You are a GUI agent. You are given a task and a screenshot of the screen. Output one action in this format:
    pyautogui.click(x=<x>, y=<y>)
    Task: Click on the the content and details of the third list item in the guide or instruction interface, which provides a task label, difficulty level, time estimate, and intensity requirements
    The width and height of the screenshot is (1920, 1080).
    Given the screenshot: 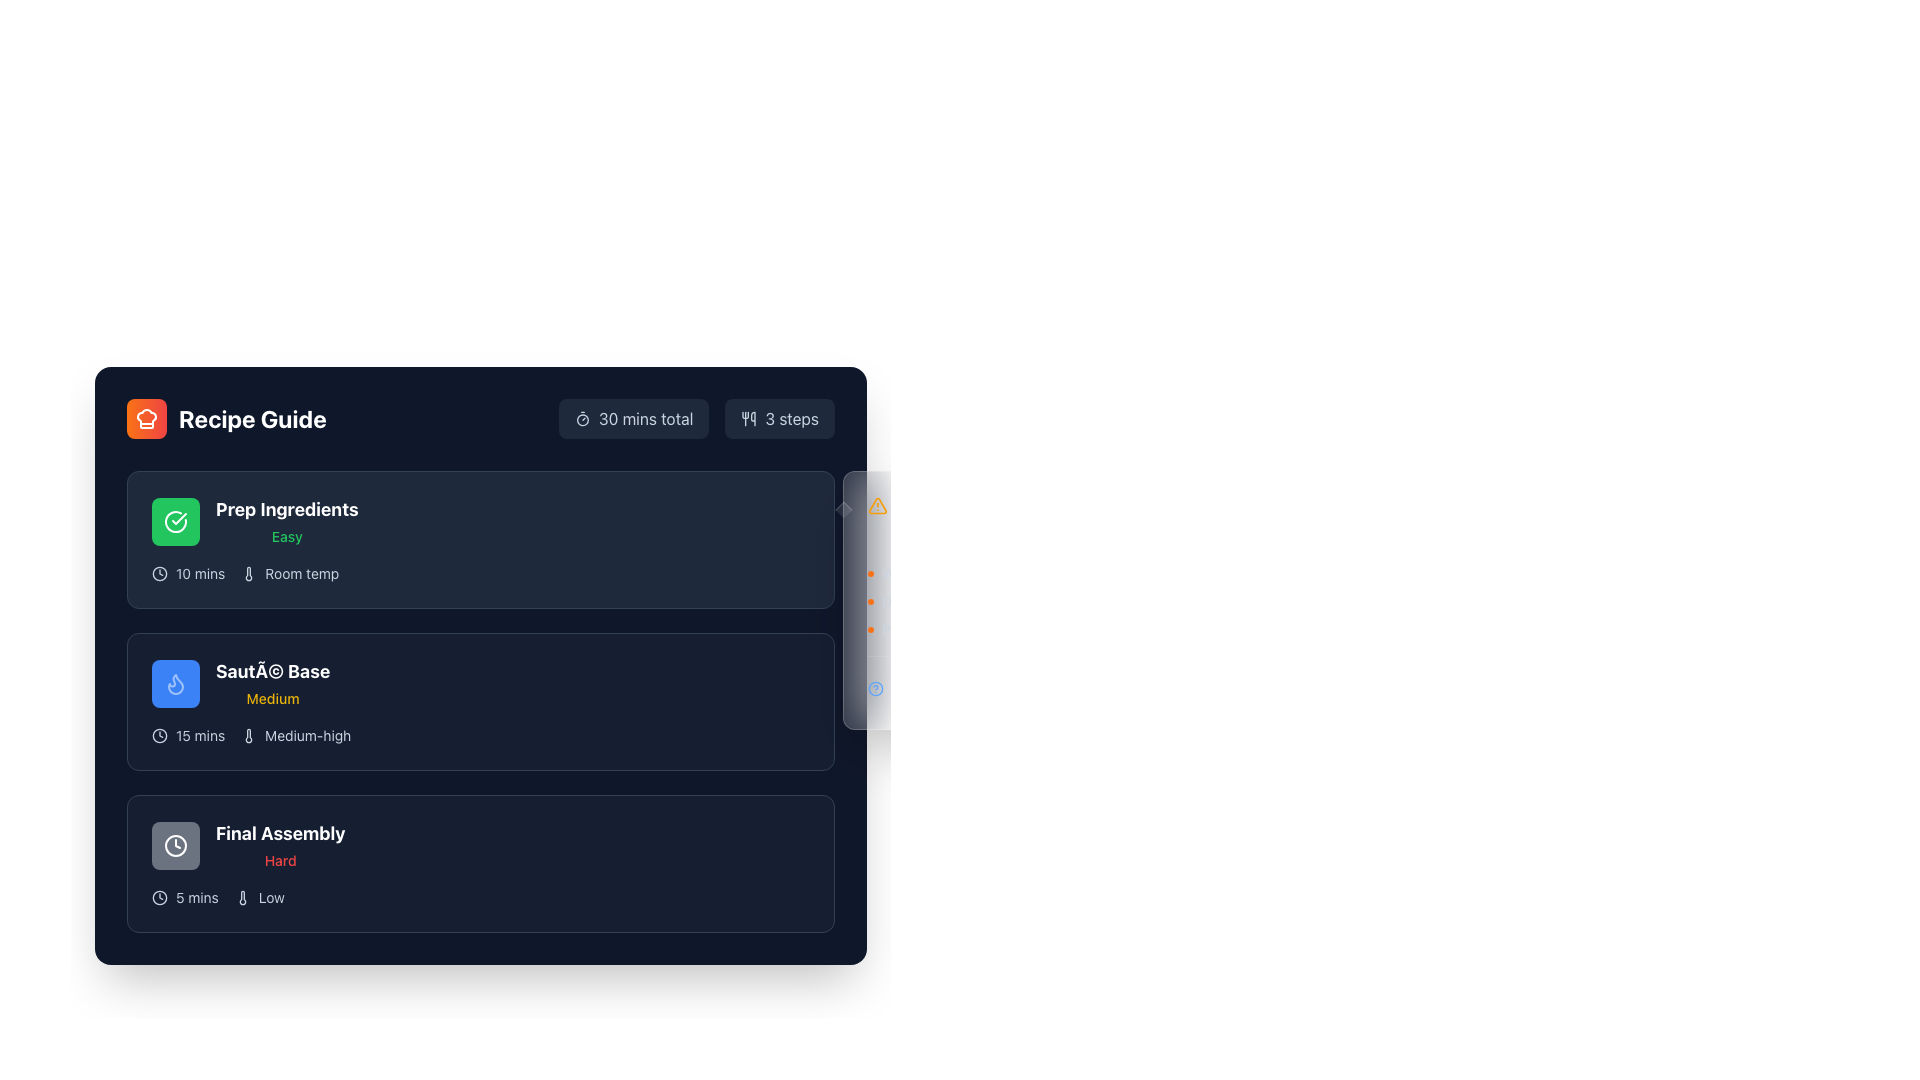 What is the action you would take?
    pyautogui.click(x=480, y=863)
    